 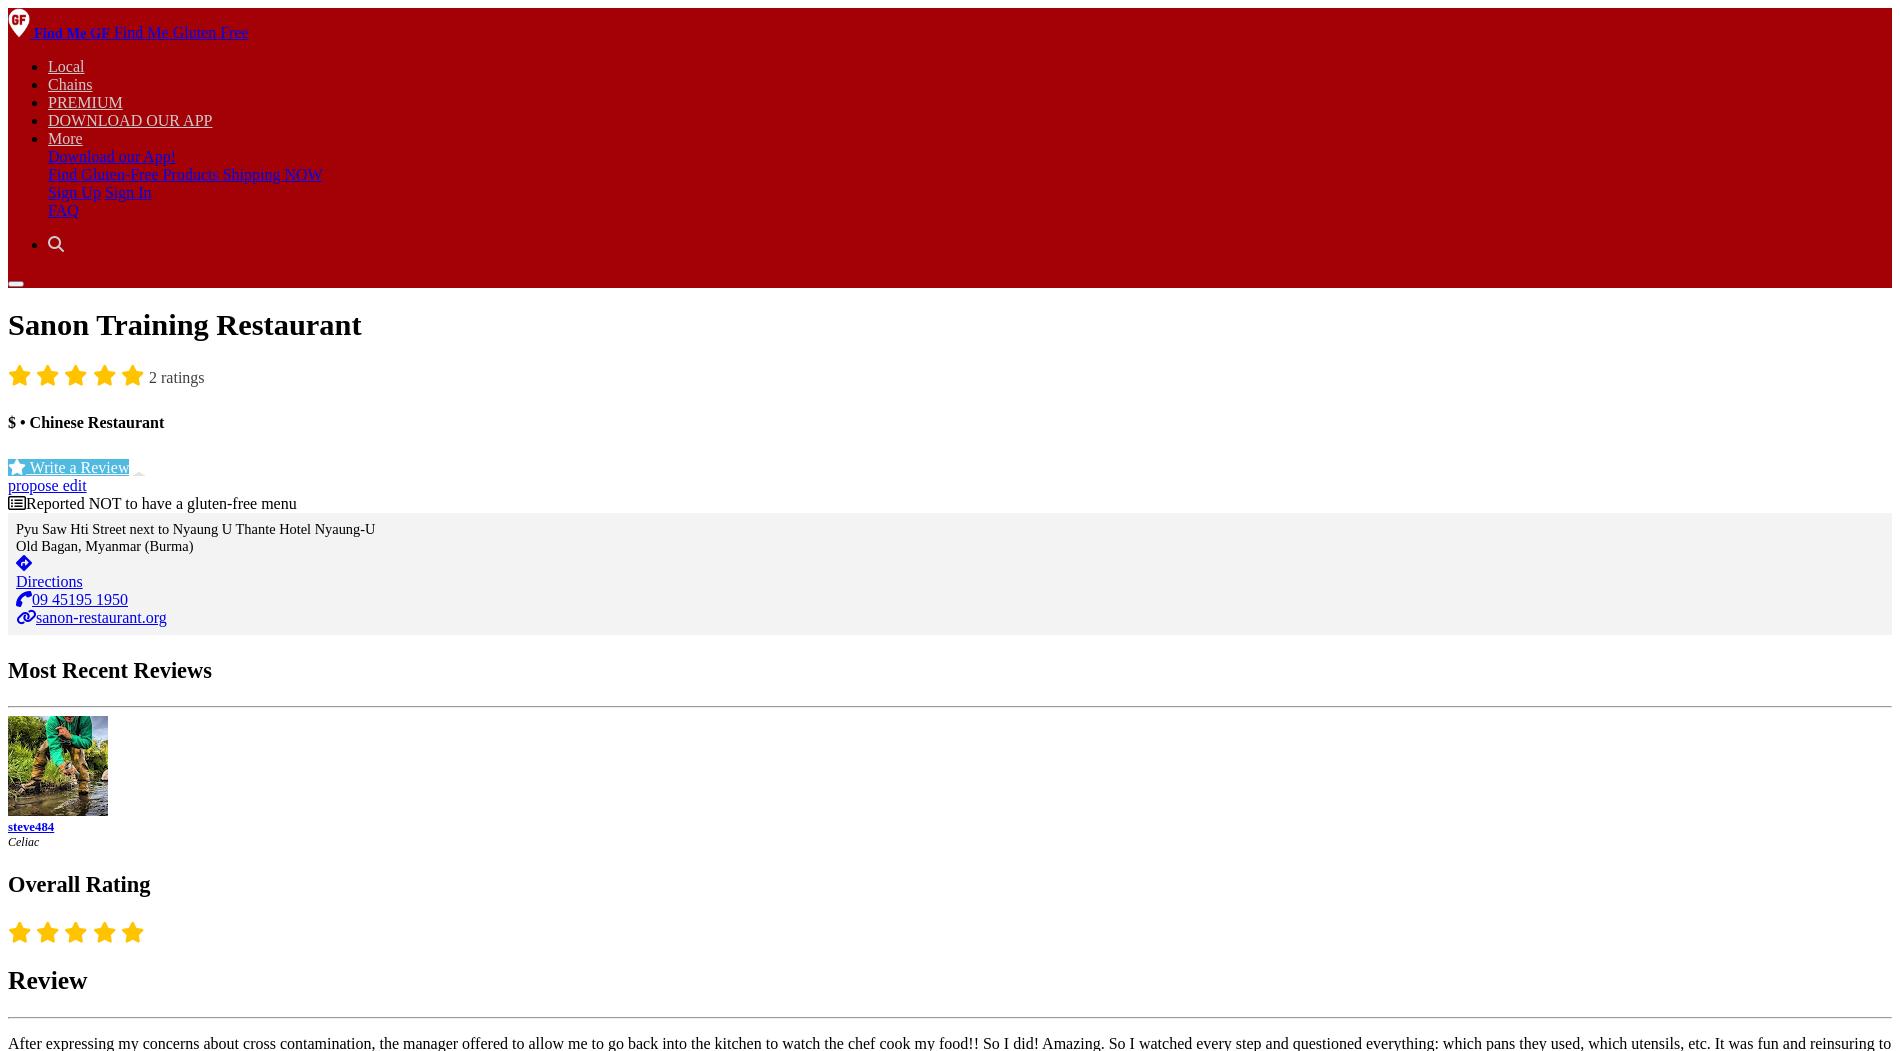 What do you see at coordinates (109, 669) in the screenshot?
I see `'Most Recent Reviews'` at bounding box center [109, 669].